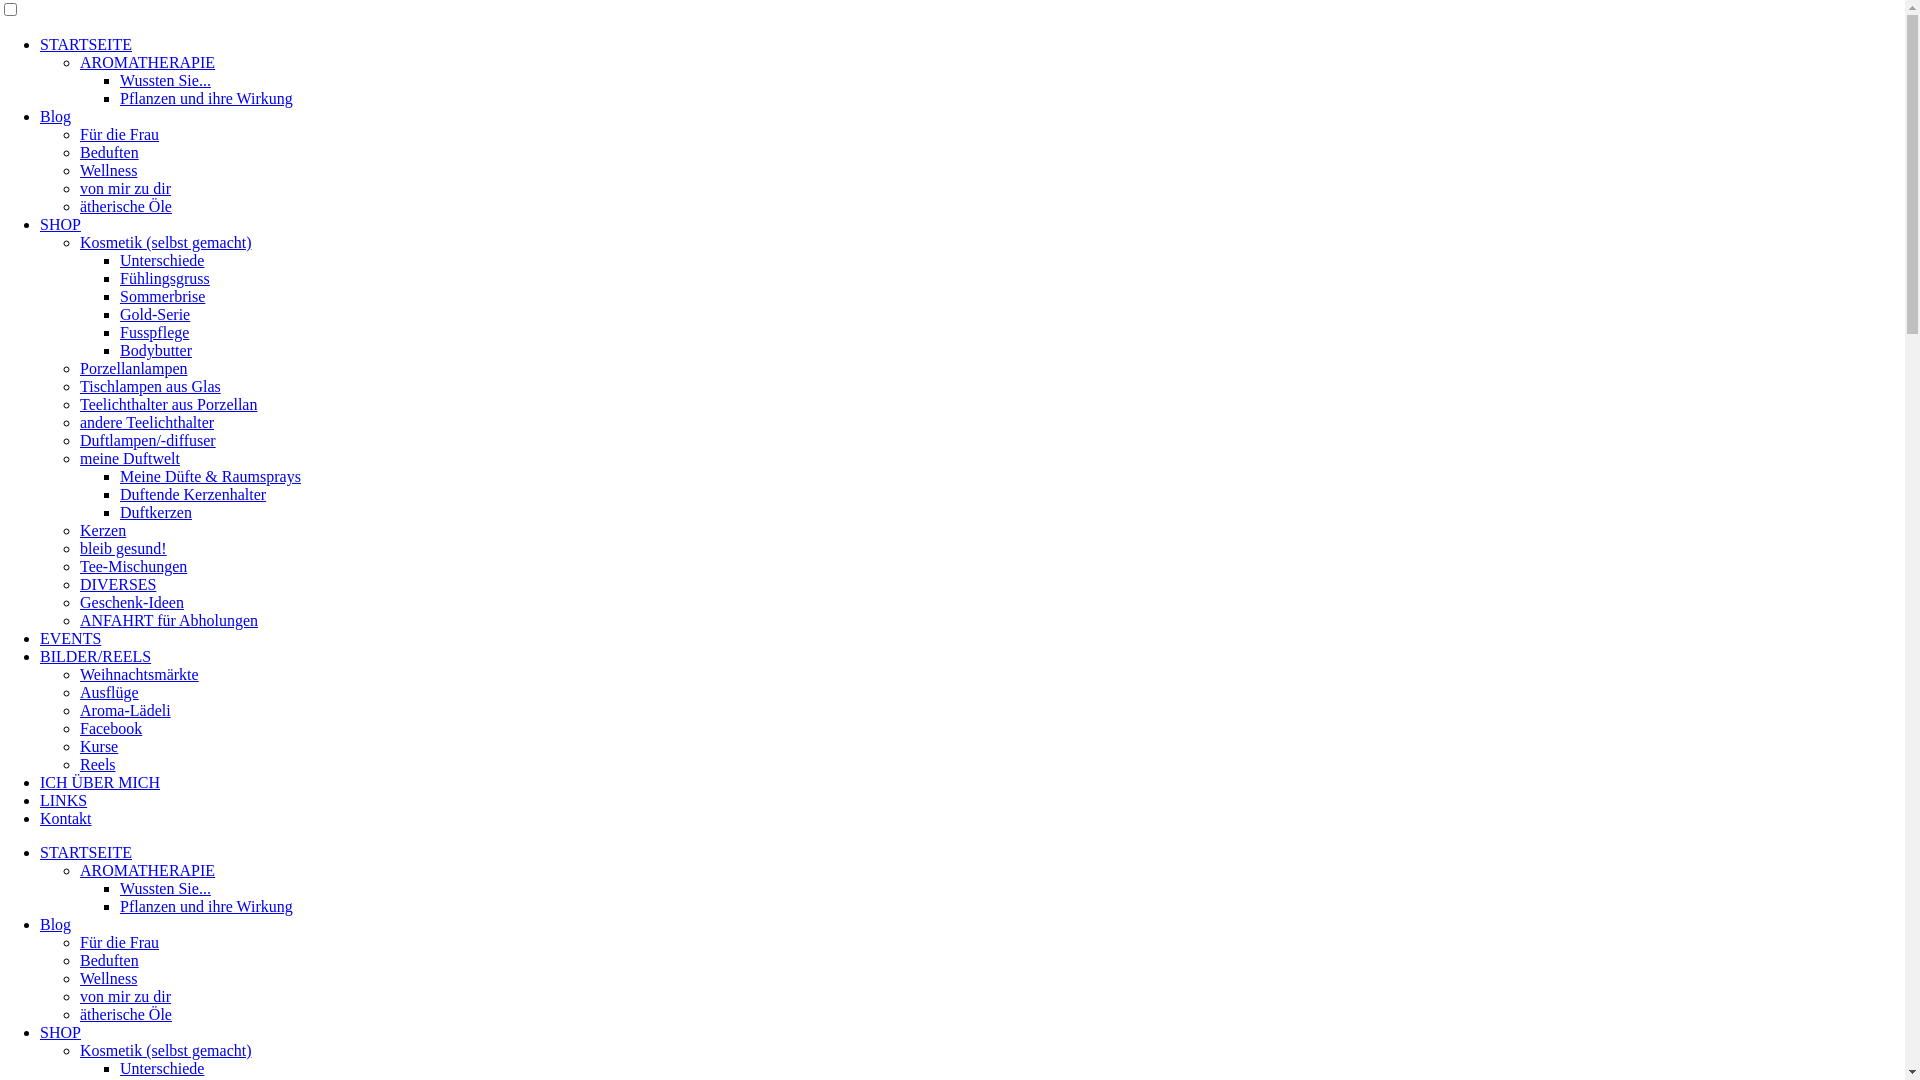 The height and width of the screenshot is (1080, 1920). I want to click on 'Kosmetik (selbst gemacht)', so click(166, 1049).